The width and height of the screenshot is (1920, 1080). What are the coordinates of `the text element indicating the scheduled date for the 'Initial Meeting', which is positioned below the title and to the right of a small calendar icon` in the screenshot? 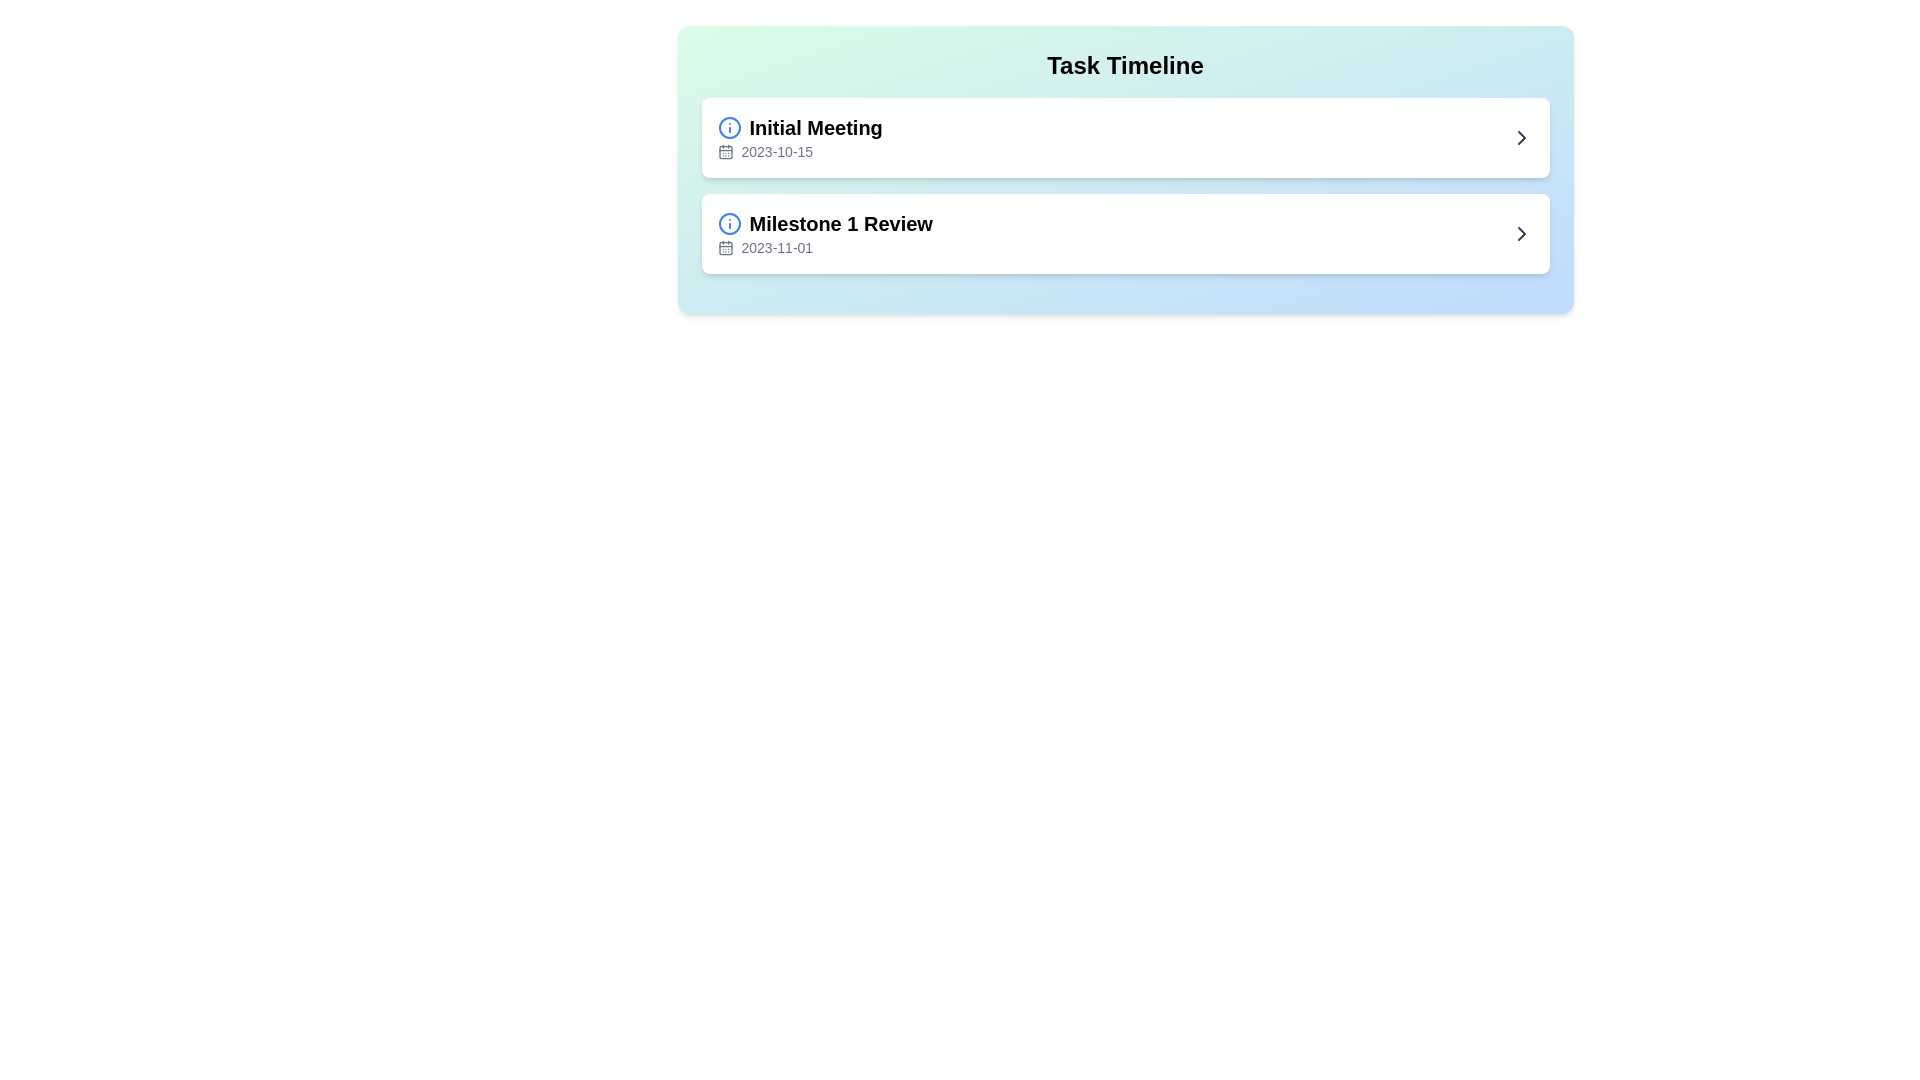 It's located at (800, 150).